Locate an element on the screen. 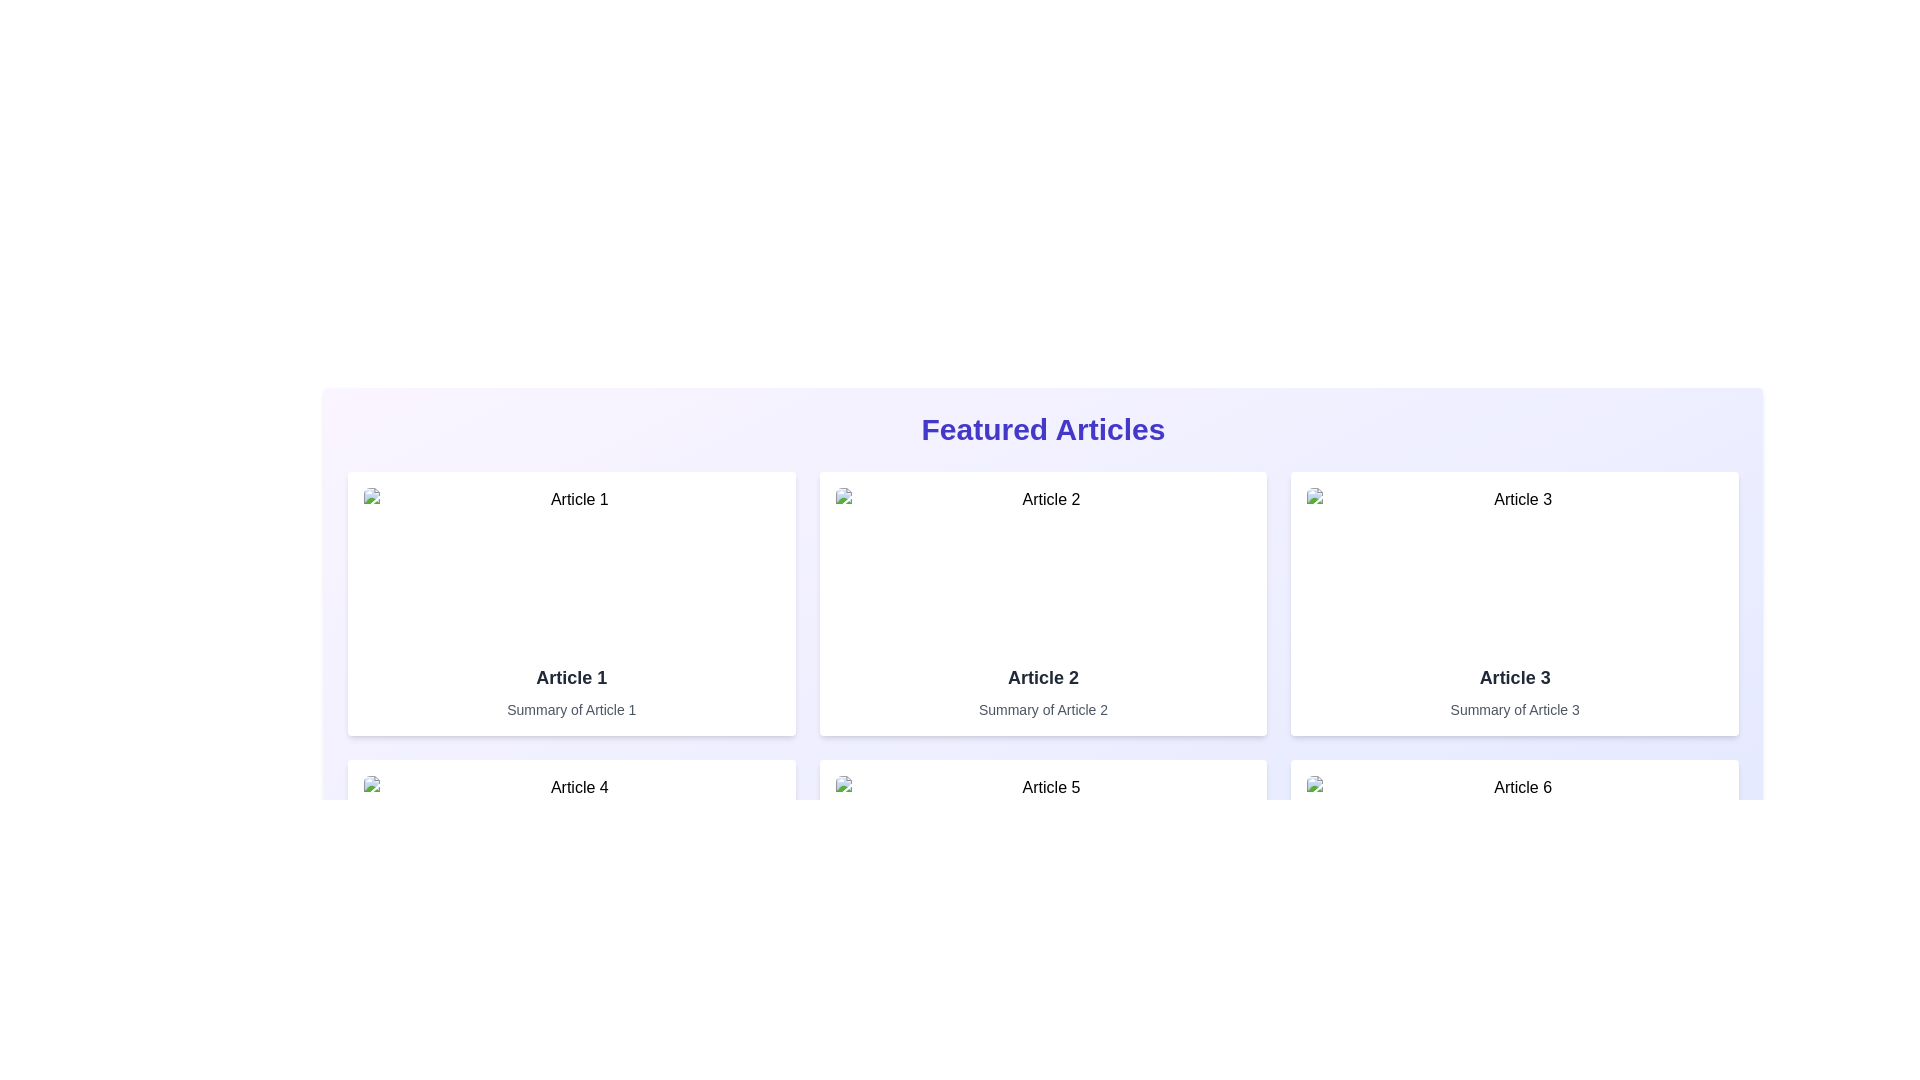 The width and height of the screenshot is (1920, 1080). the image placeholder labeled 'Article 4' located at the top-left corner of its containing card is located at coordinates (570, 855).